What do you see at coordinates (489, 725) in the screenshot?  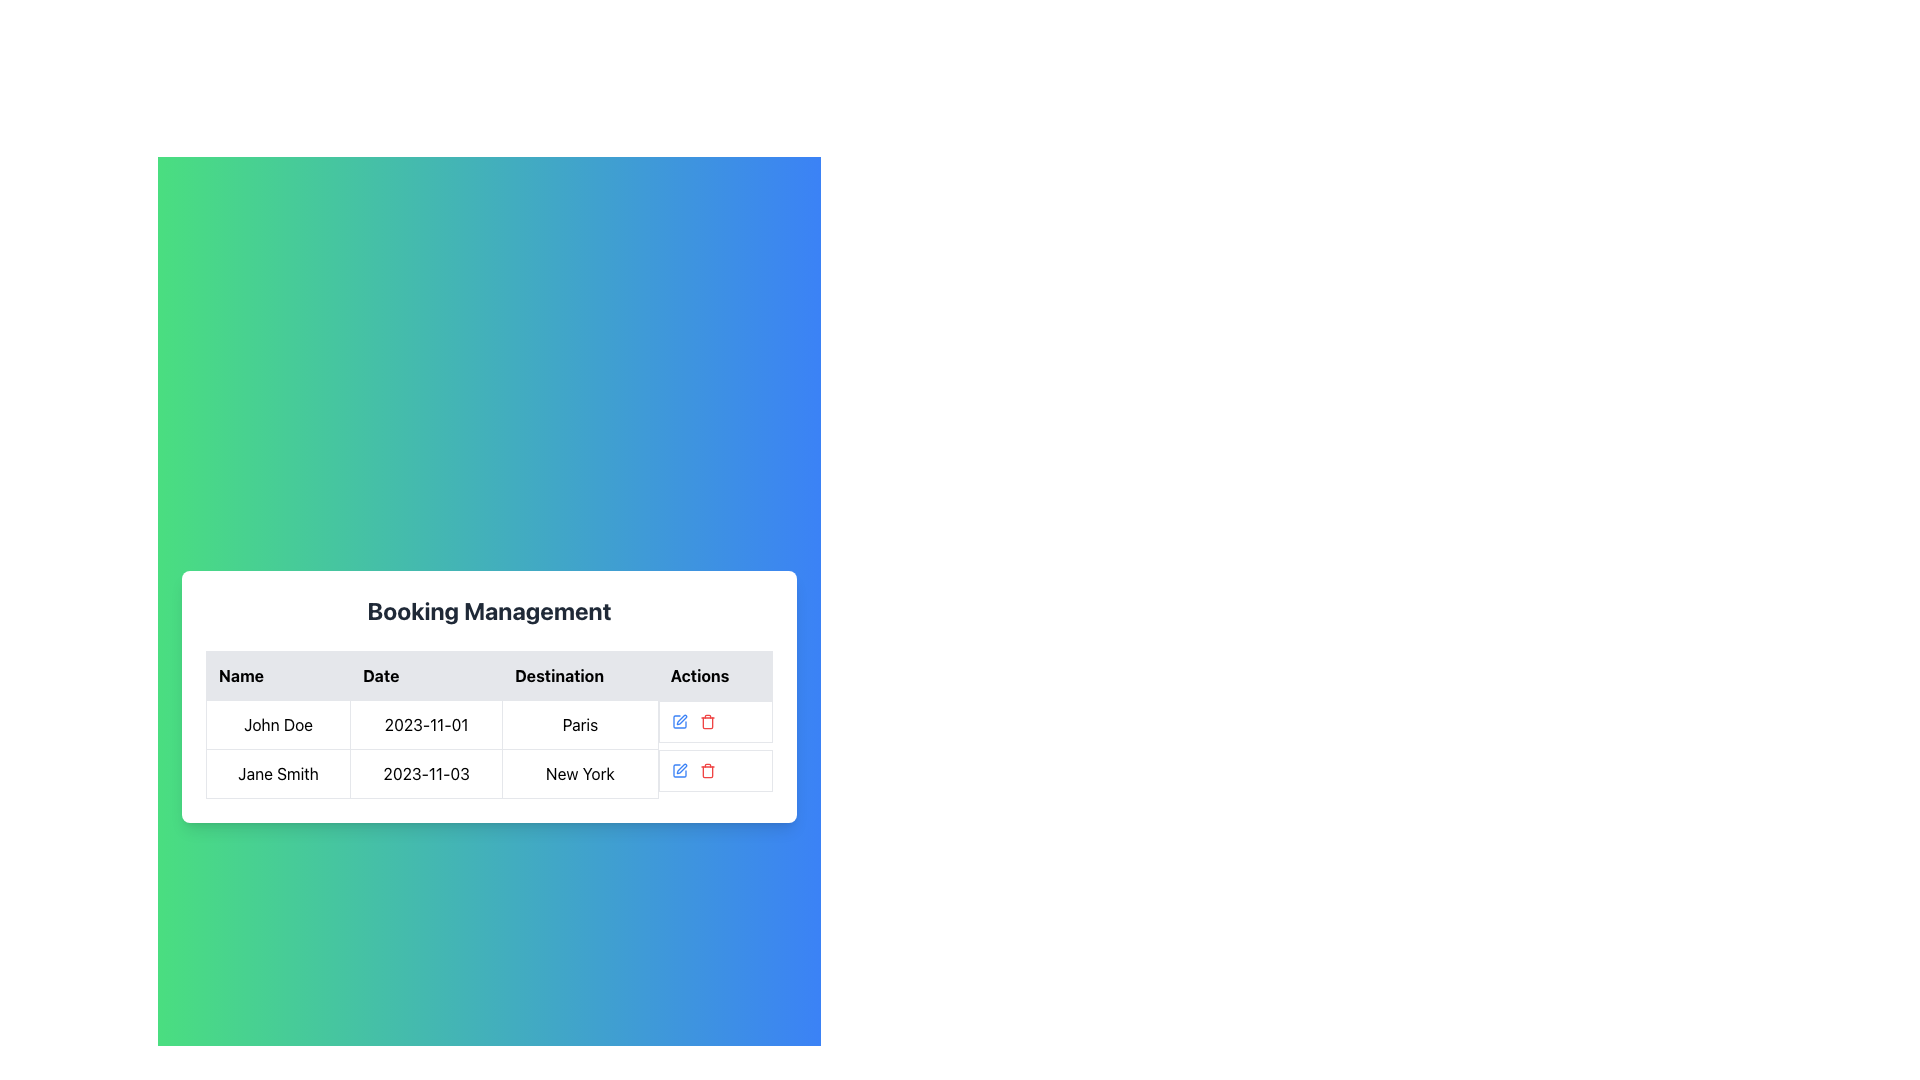 I see `the table cell displaying the booking date, located` at bounding box center [489, 725].